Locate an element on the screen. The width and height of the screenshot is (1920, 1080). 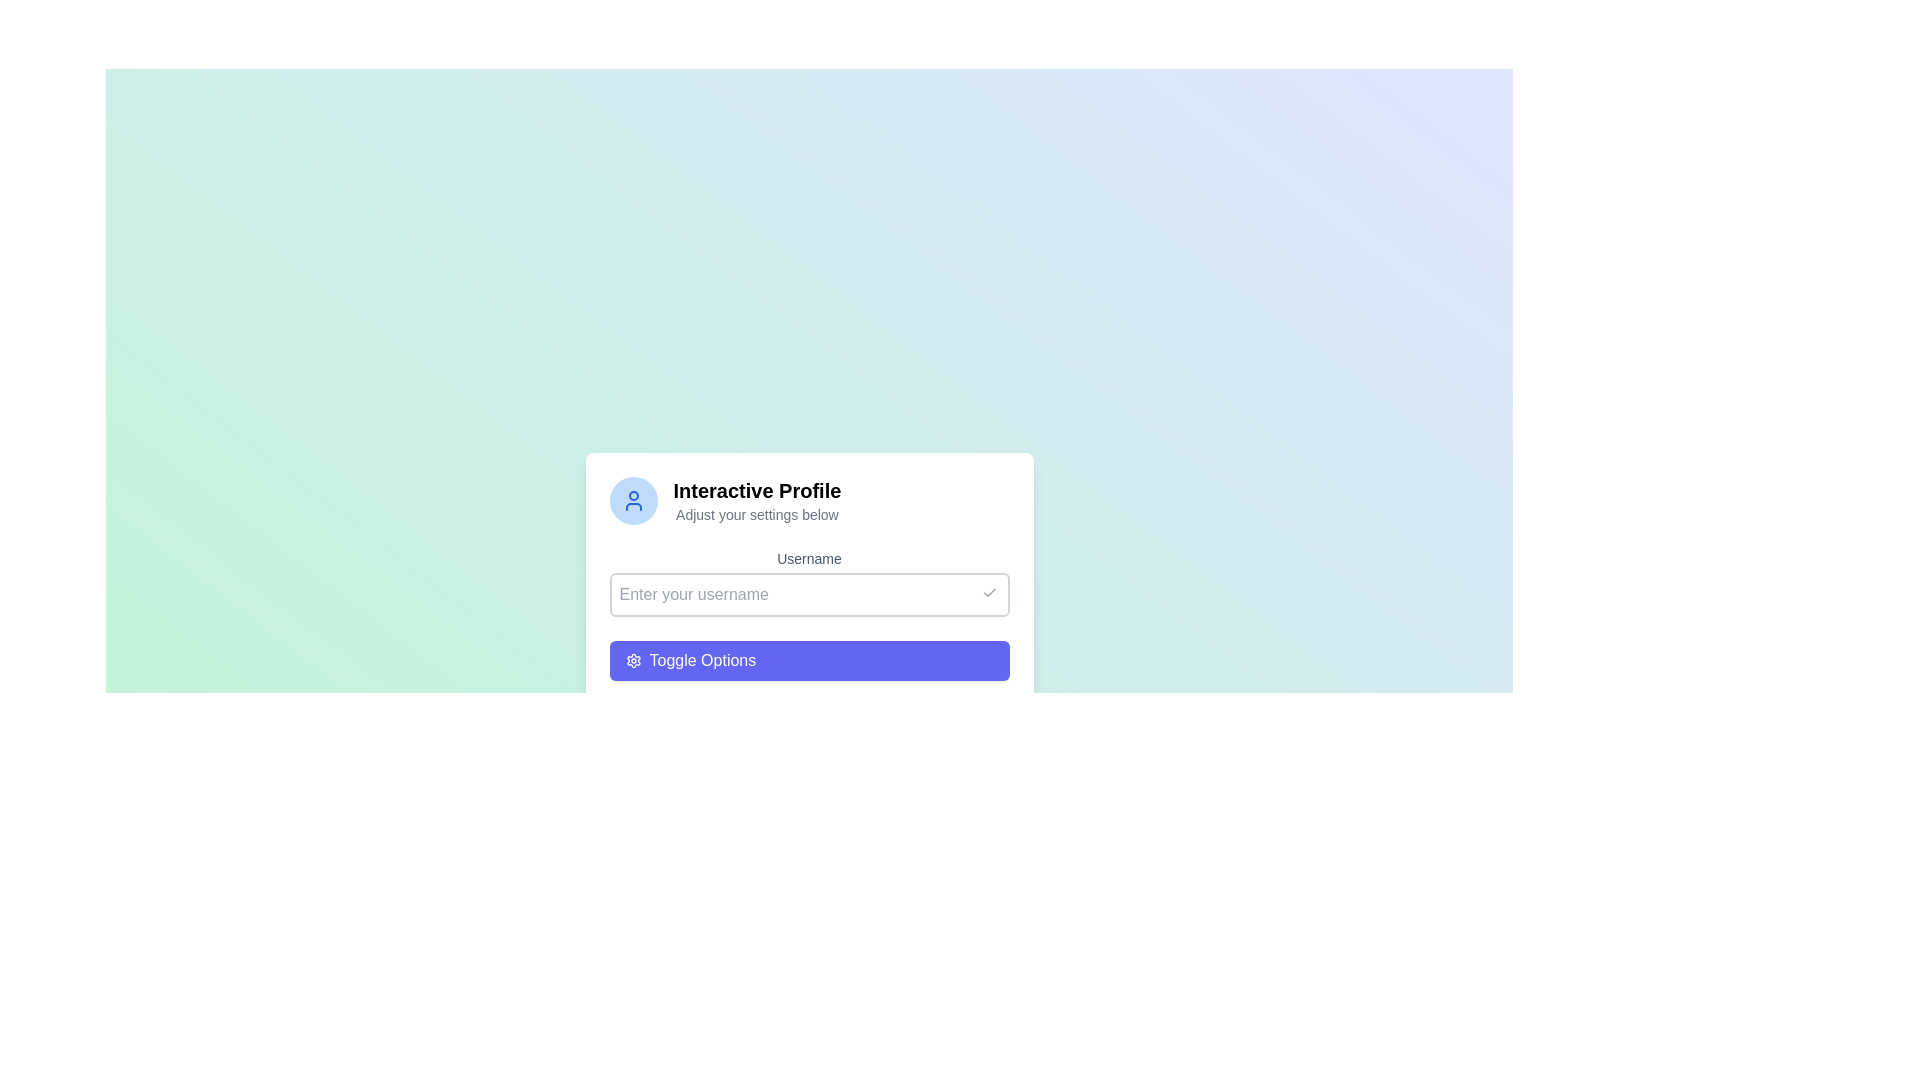
the Text label that provides additional guidance or description for the section below the heading 'Interactive Profile.' is located at coordinates (756, 514).